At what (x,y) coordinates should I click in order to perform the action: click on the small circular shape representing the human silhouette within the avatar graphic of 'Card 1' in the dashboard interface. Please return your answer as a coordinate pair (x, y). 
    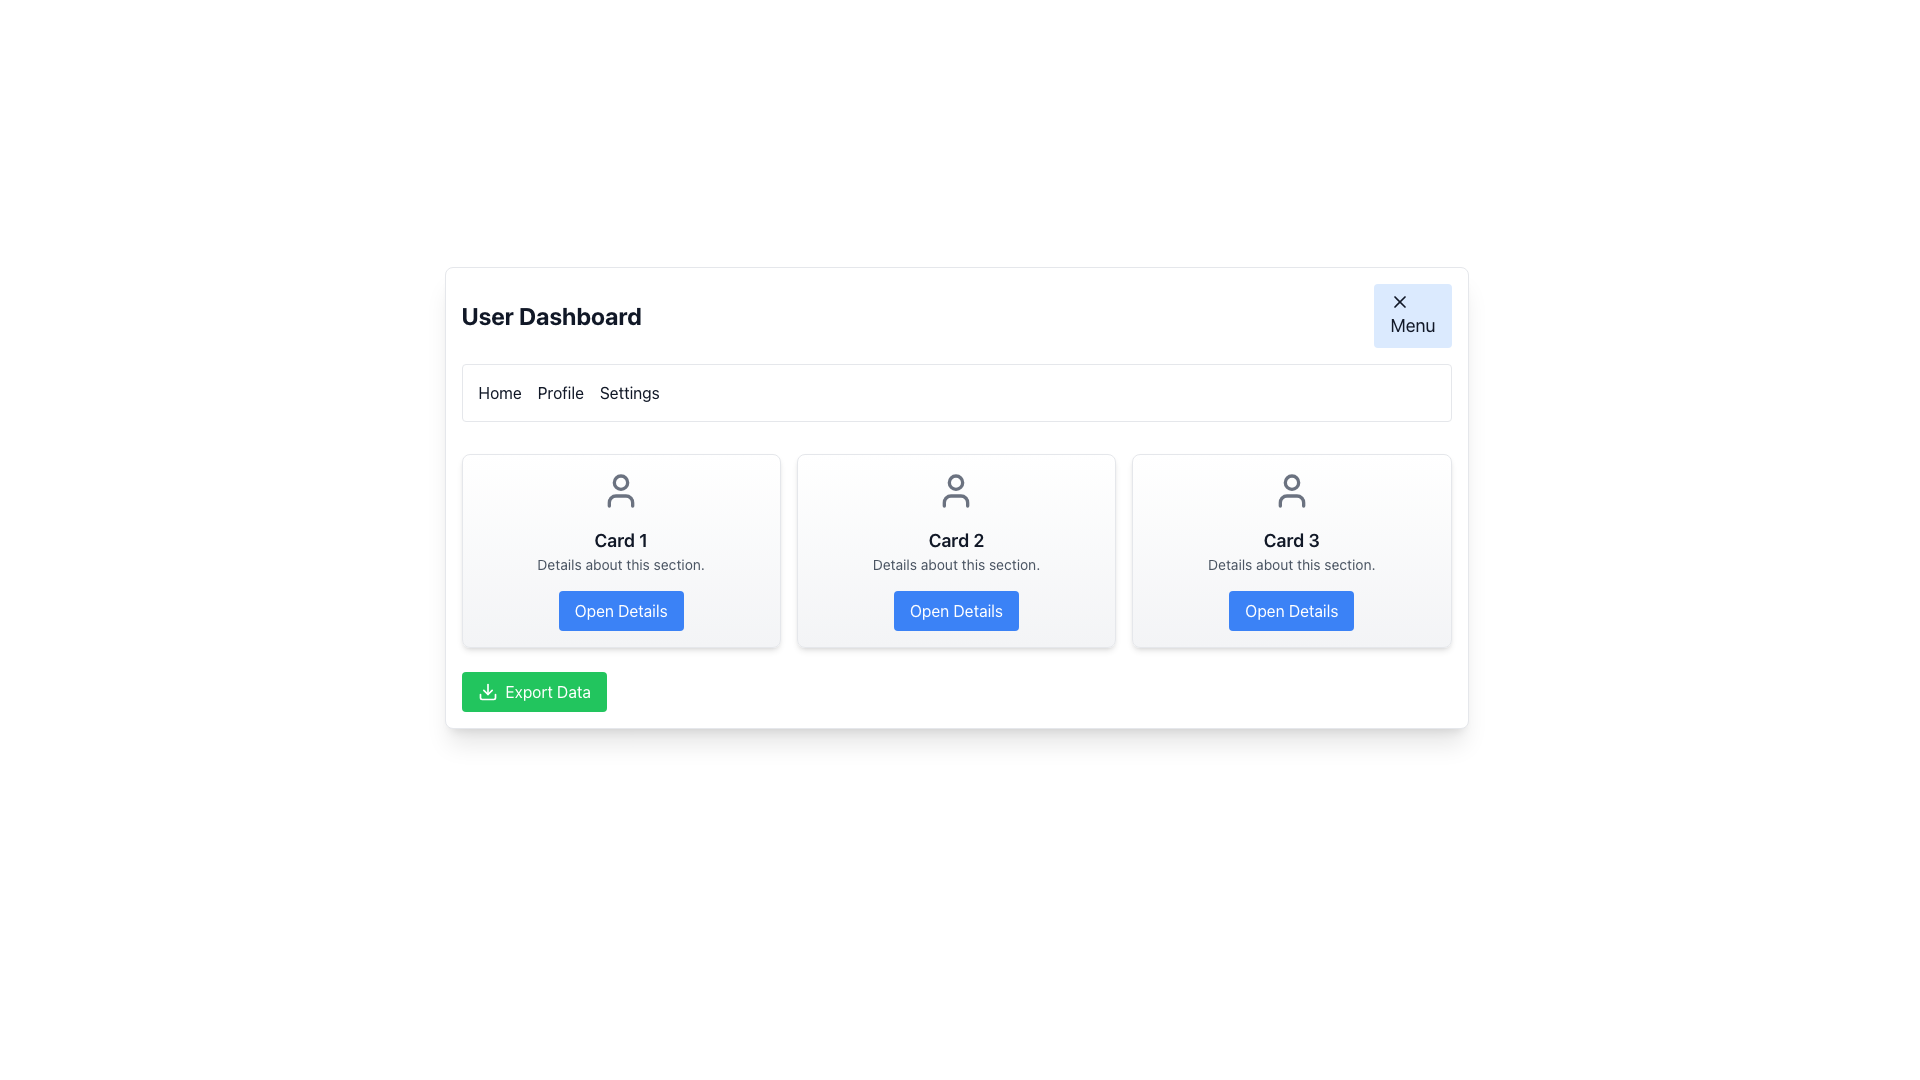
    Looking at the image, I should click on (620, 482).